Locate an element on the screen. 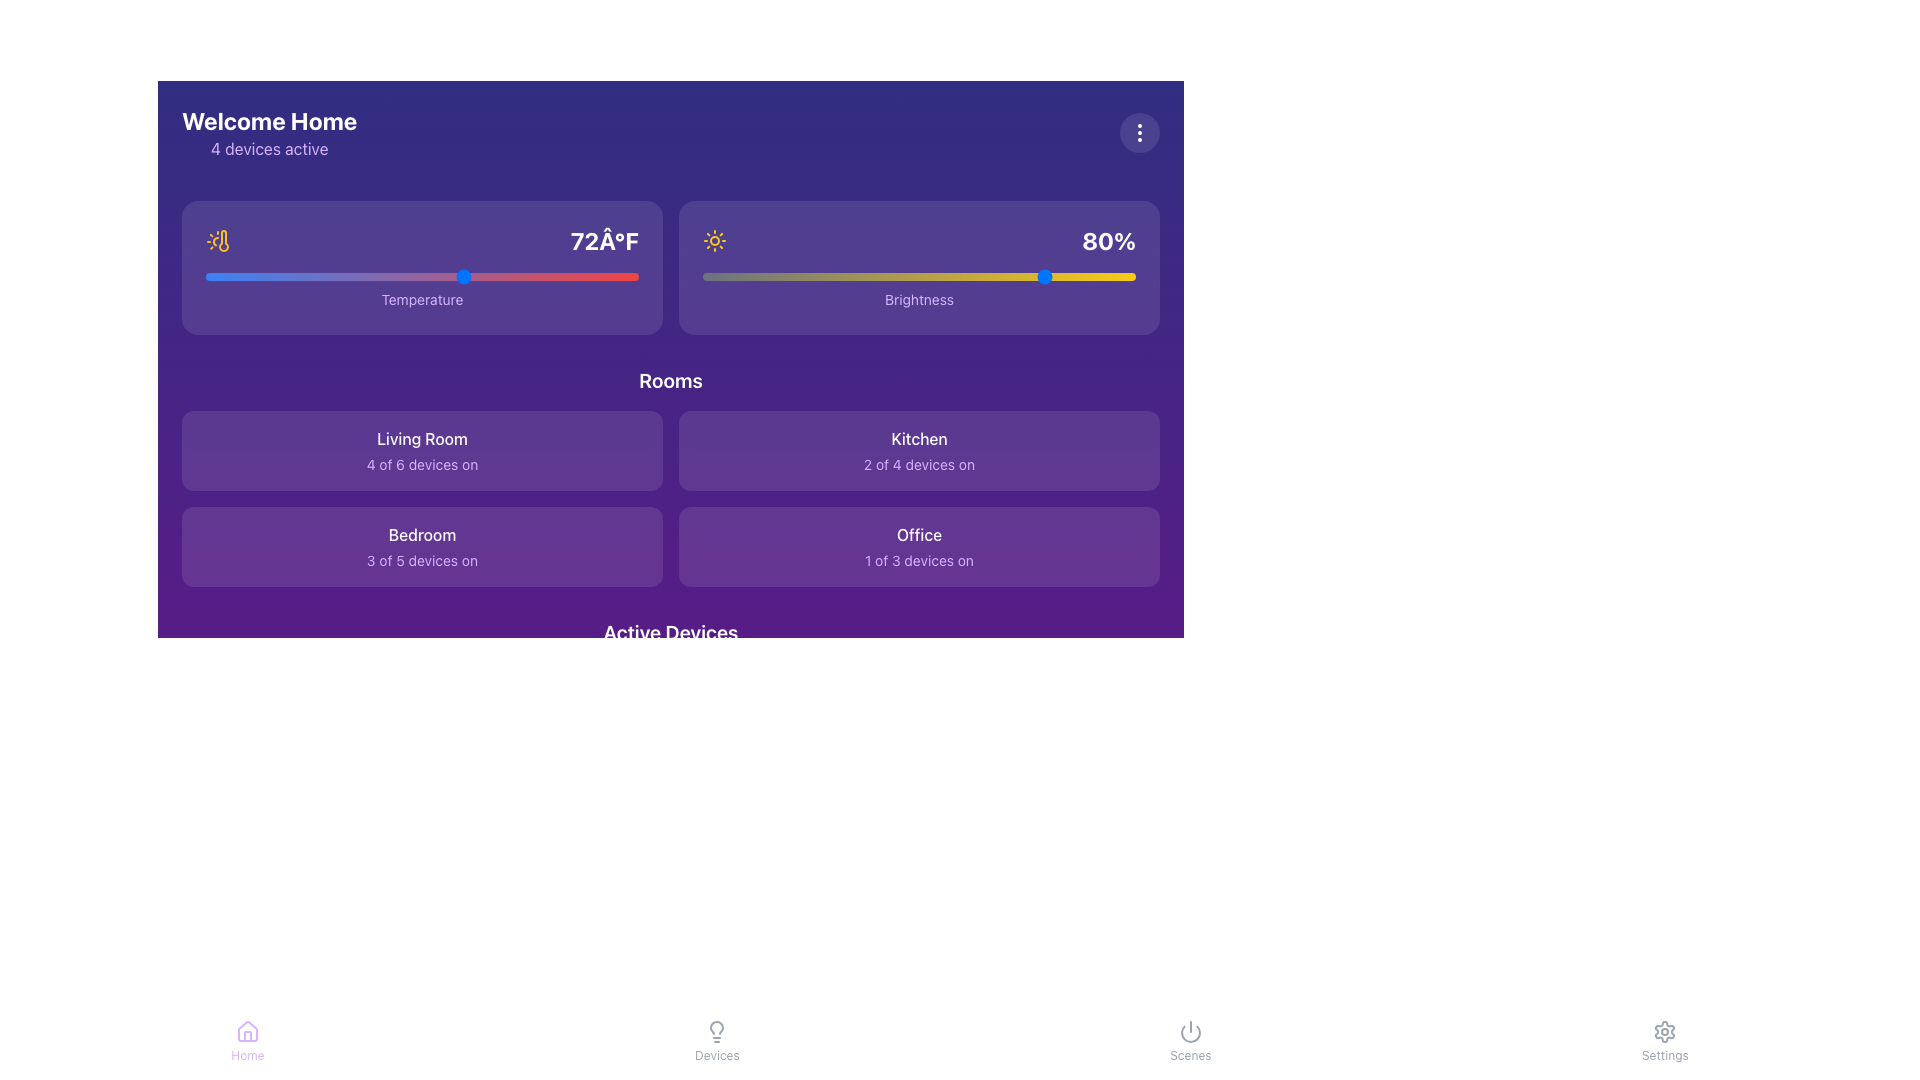 This screenshot has width=1920, height=1080. the vertical ellipsis icon located in the top-right corner of the user interface is located at coordinates (1140, 132).